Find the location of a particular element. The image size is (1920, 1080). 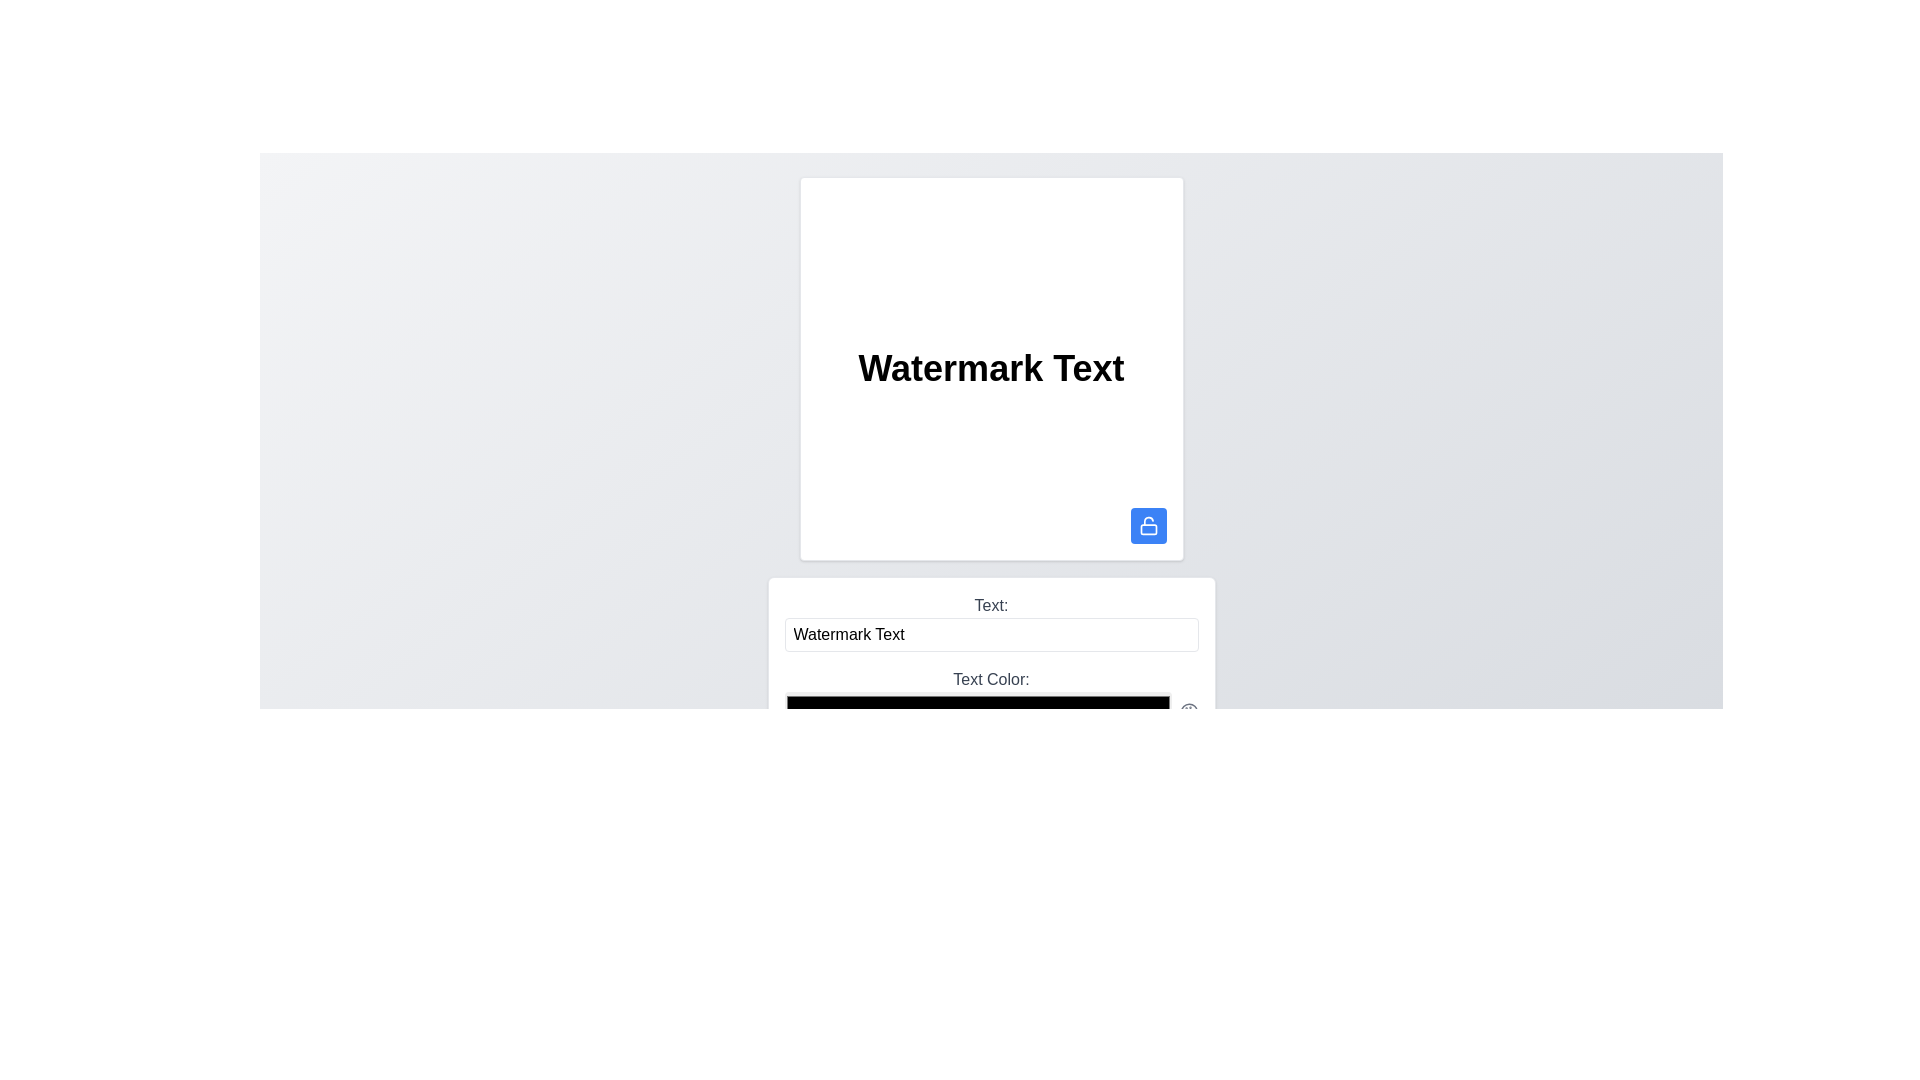

the slider is located at coordinates (899, 781).